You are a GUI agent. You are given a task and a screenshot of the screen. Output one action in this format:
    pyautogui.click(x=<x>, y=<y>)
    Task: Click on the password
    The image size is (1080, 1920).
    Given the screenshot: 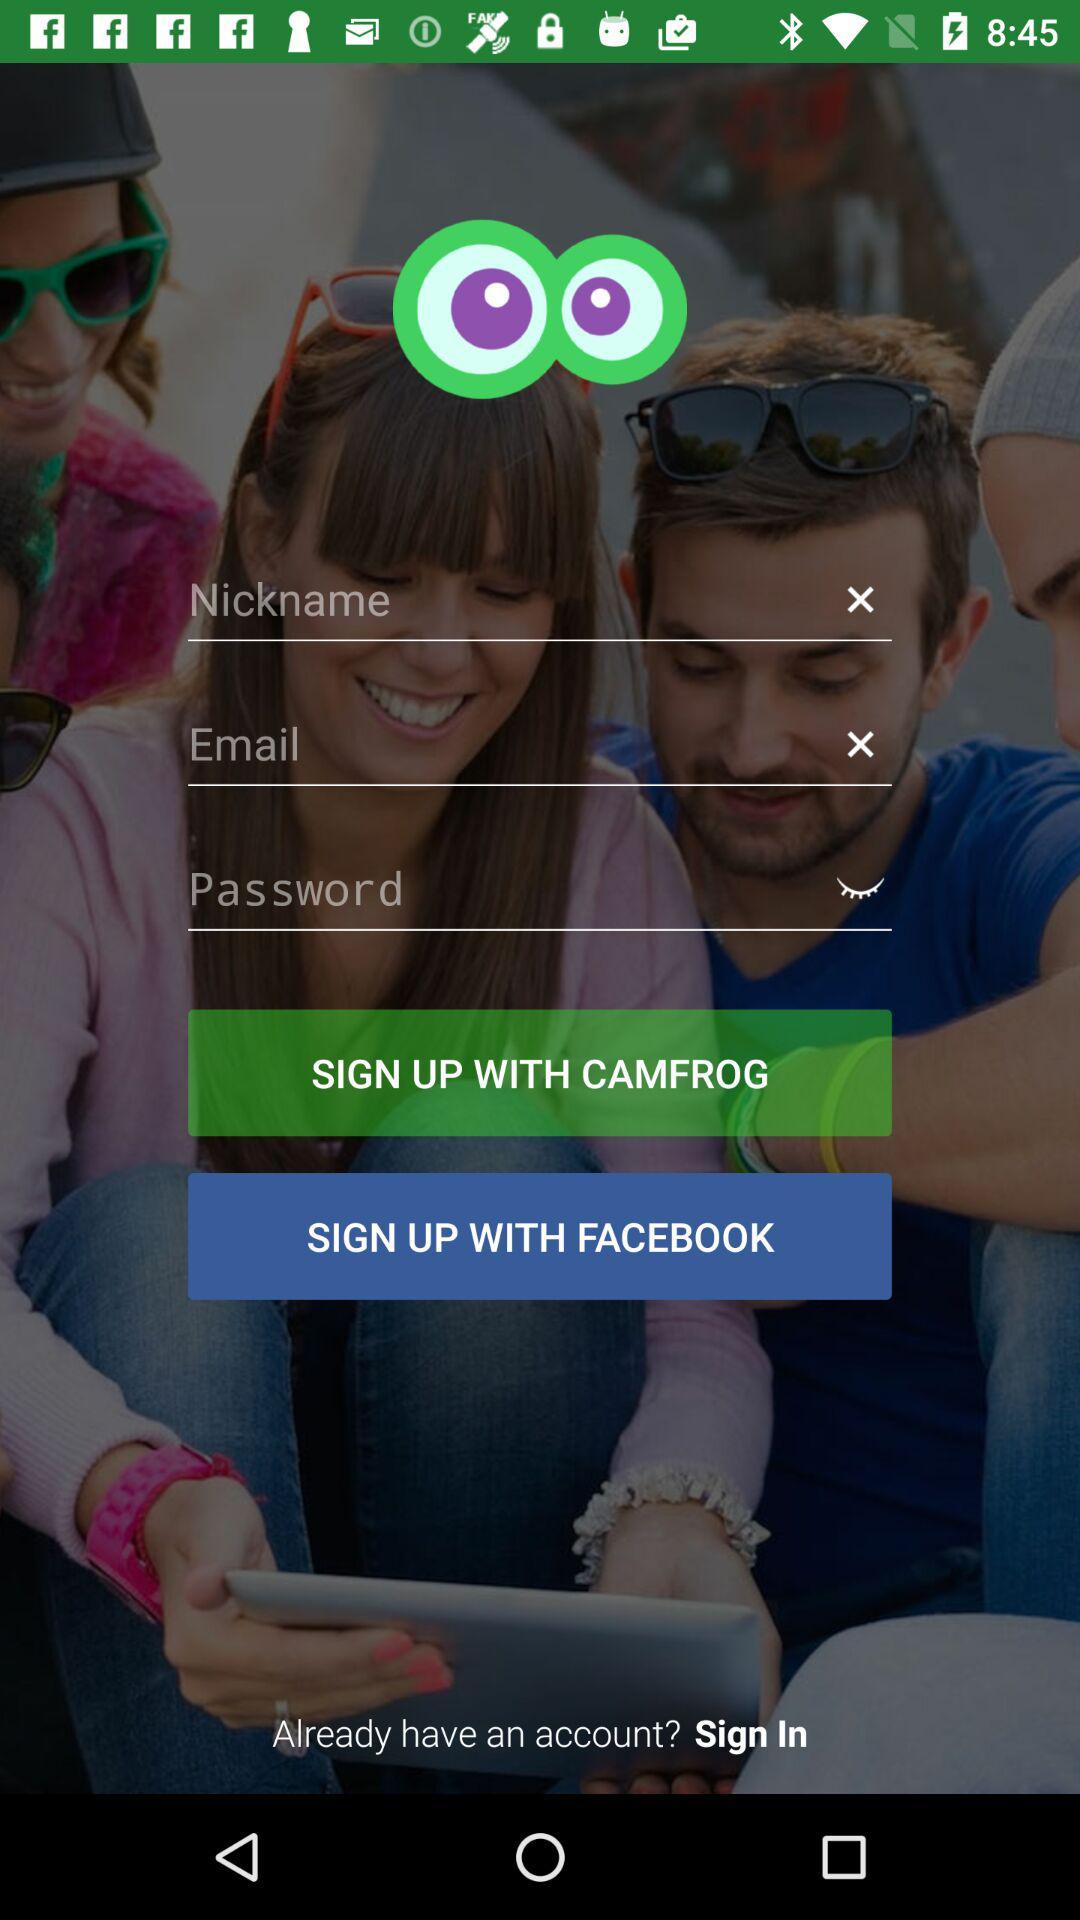 What is the action you would take?
    pyautogui.click(x=540, y=887)
    